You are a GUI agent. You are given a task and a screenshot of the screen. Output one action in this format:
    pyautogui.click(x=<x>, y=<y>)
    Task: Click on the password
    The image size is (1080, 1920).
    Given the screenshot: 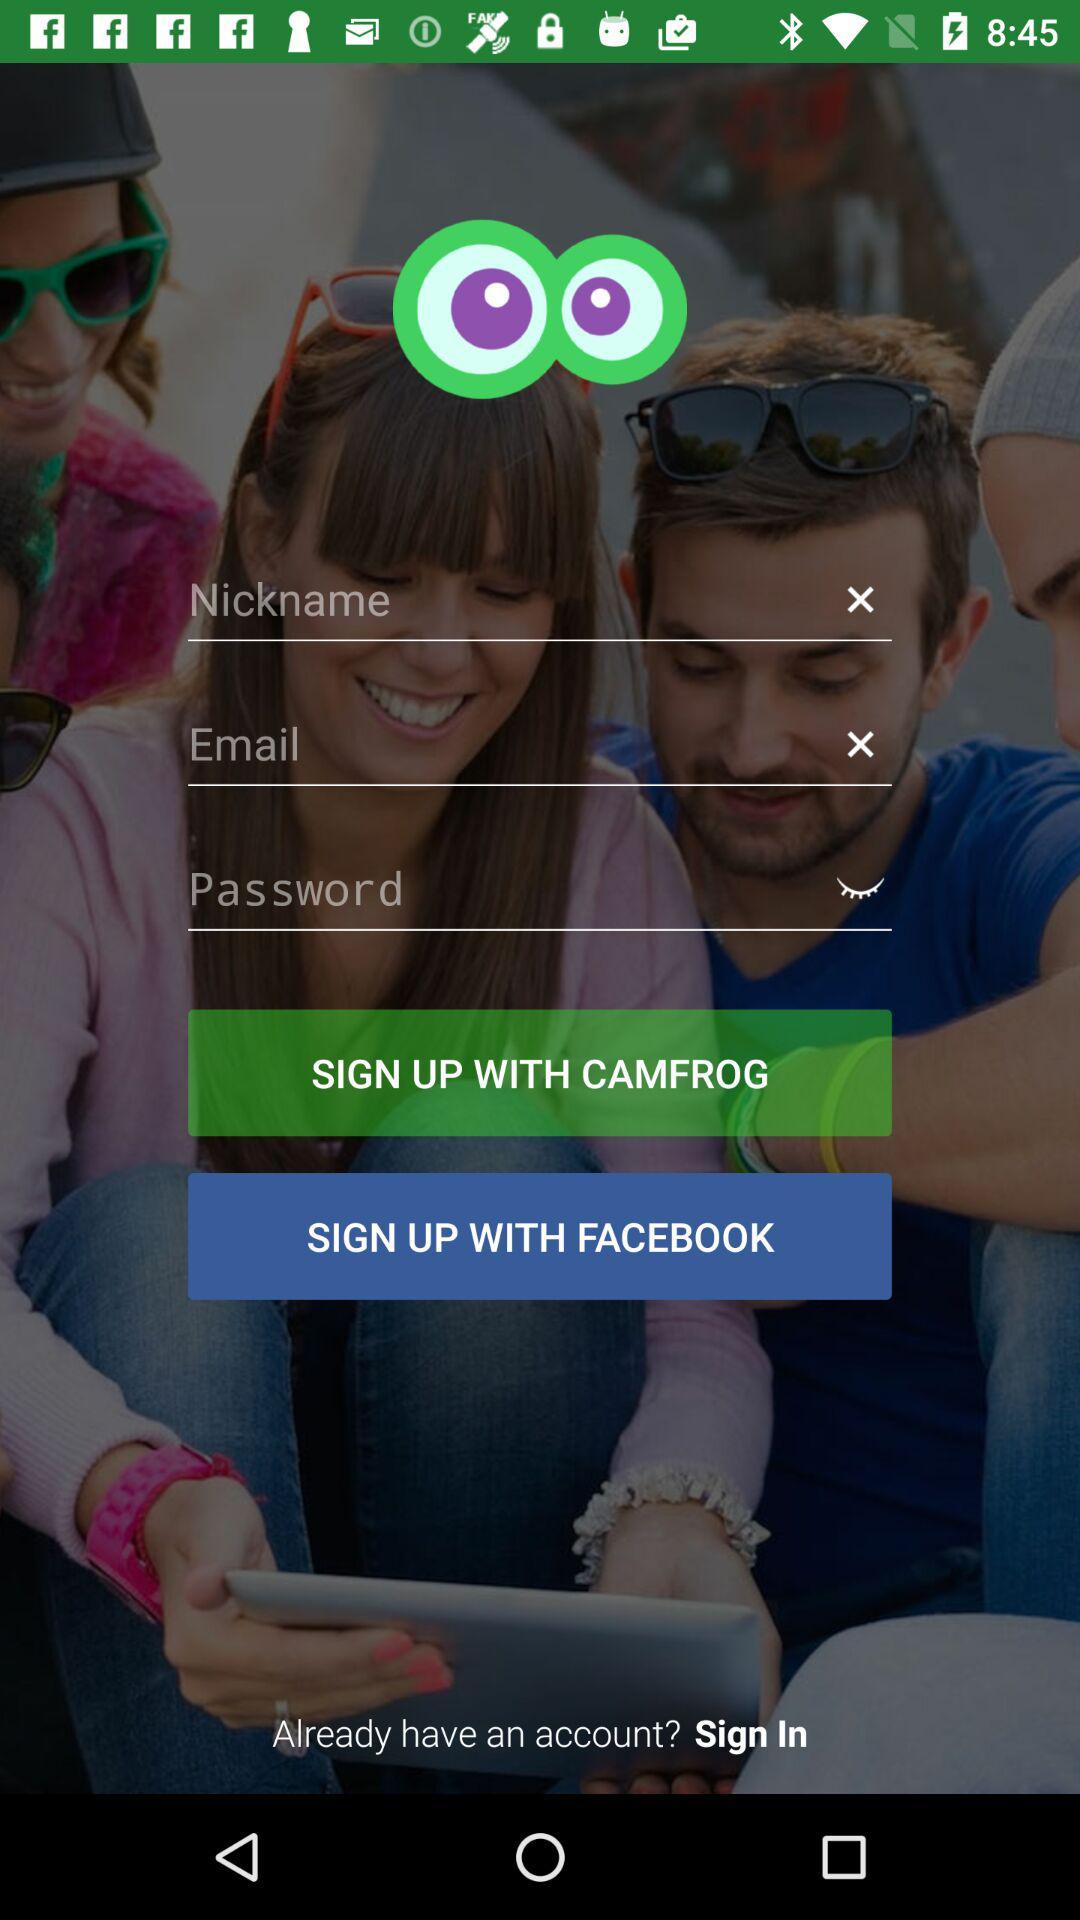 What is the action you would take?
    pyautogui.click(x=540, y=887)
    